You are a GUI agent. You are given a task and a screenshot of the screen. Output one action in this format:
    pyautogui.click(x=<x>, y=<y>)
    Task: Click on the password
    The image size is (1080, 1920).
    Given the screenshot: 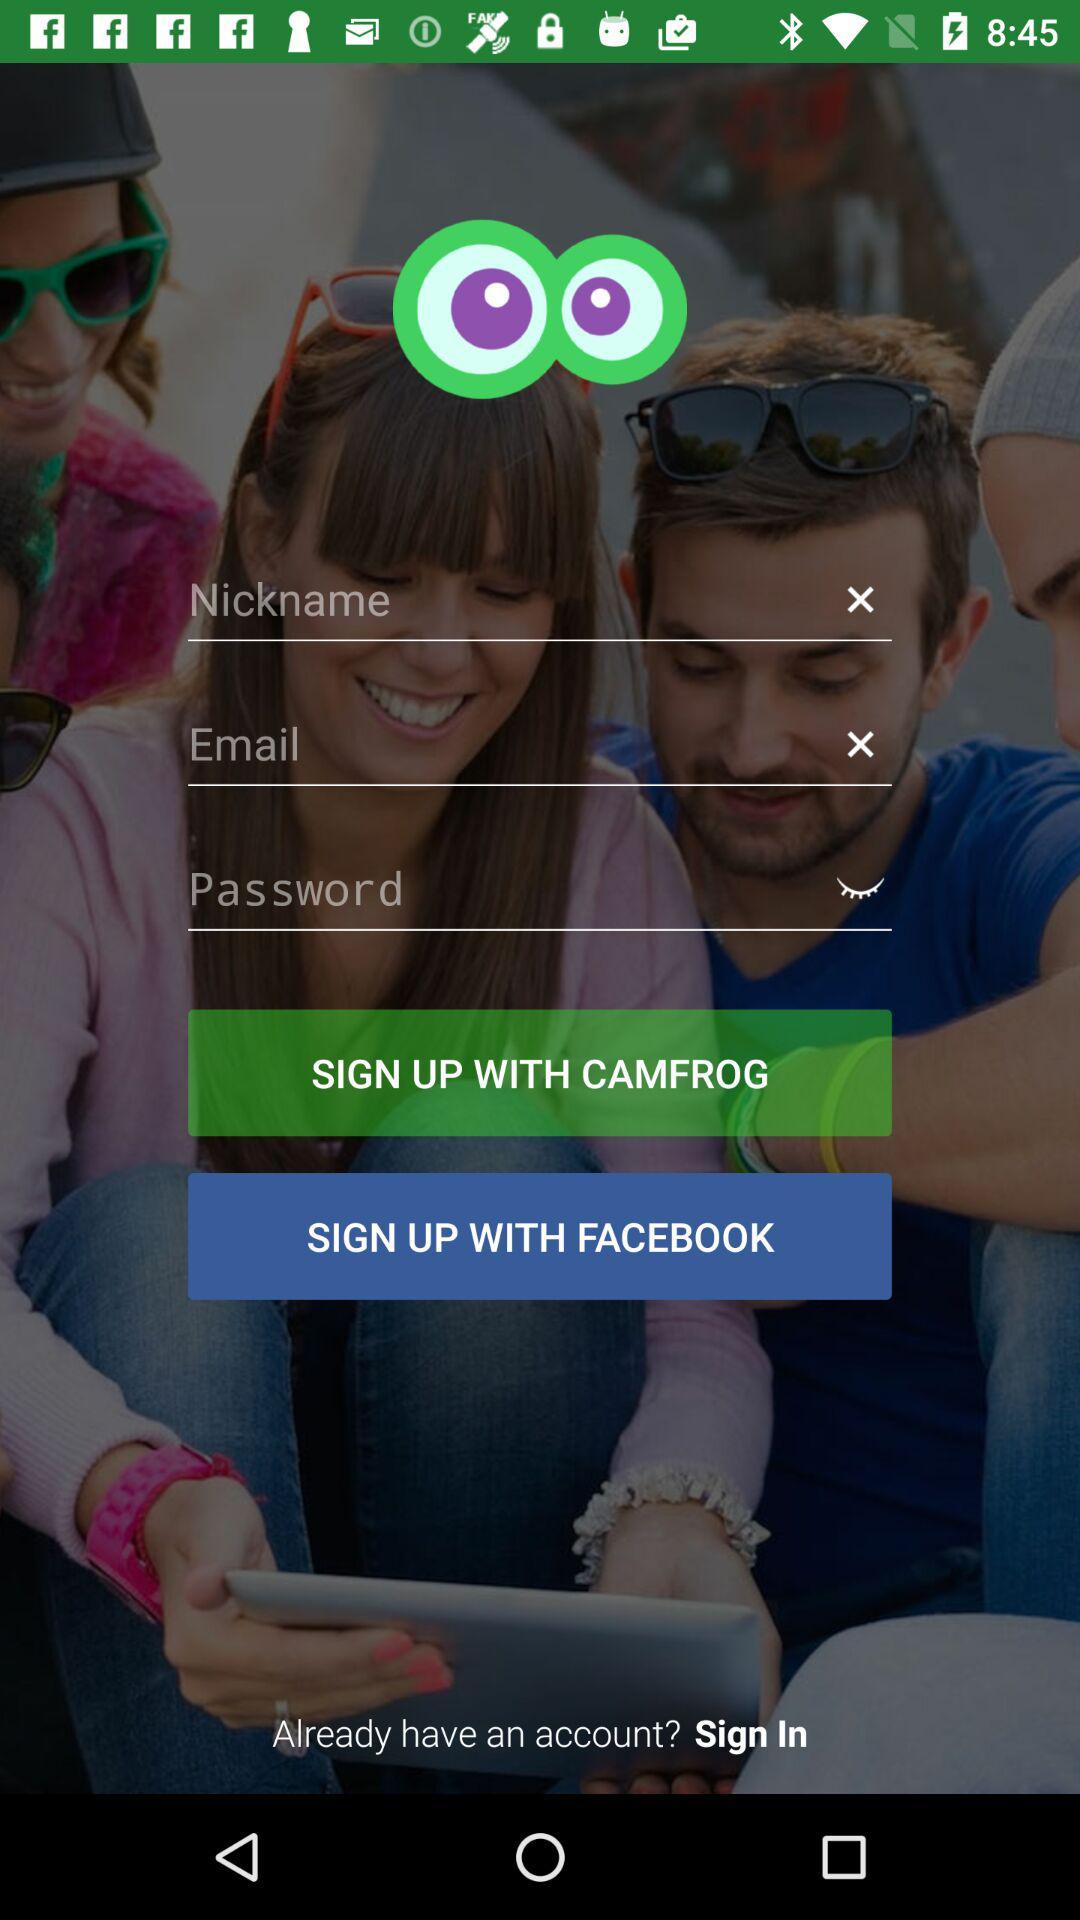 What is the action you would take?
    pyautogui.click(x=540, y=887)
    